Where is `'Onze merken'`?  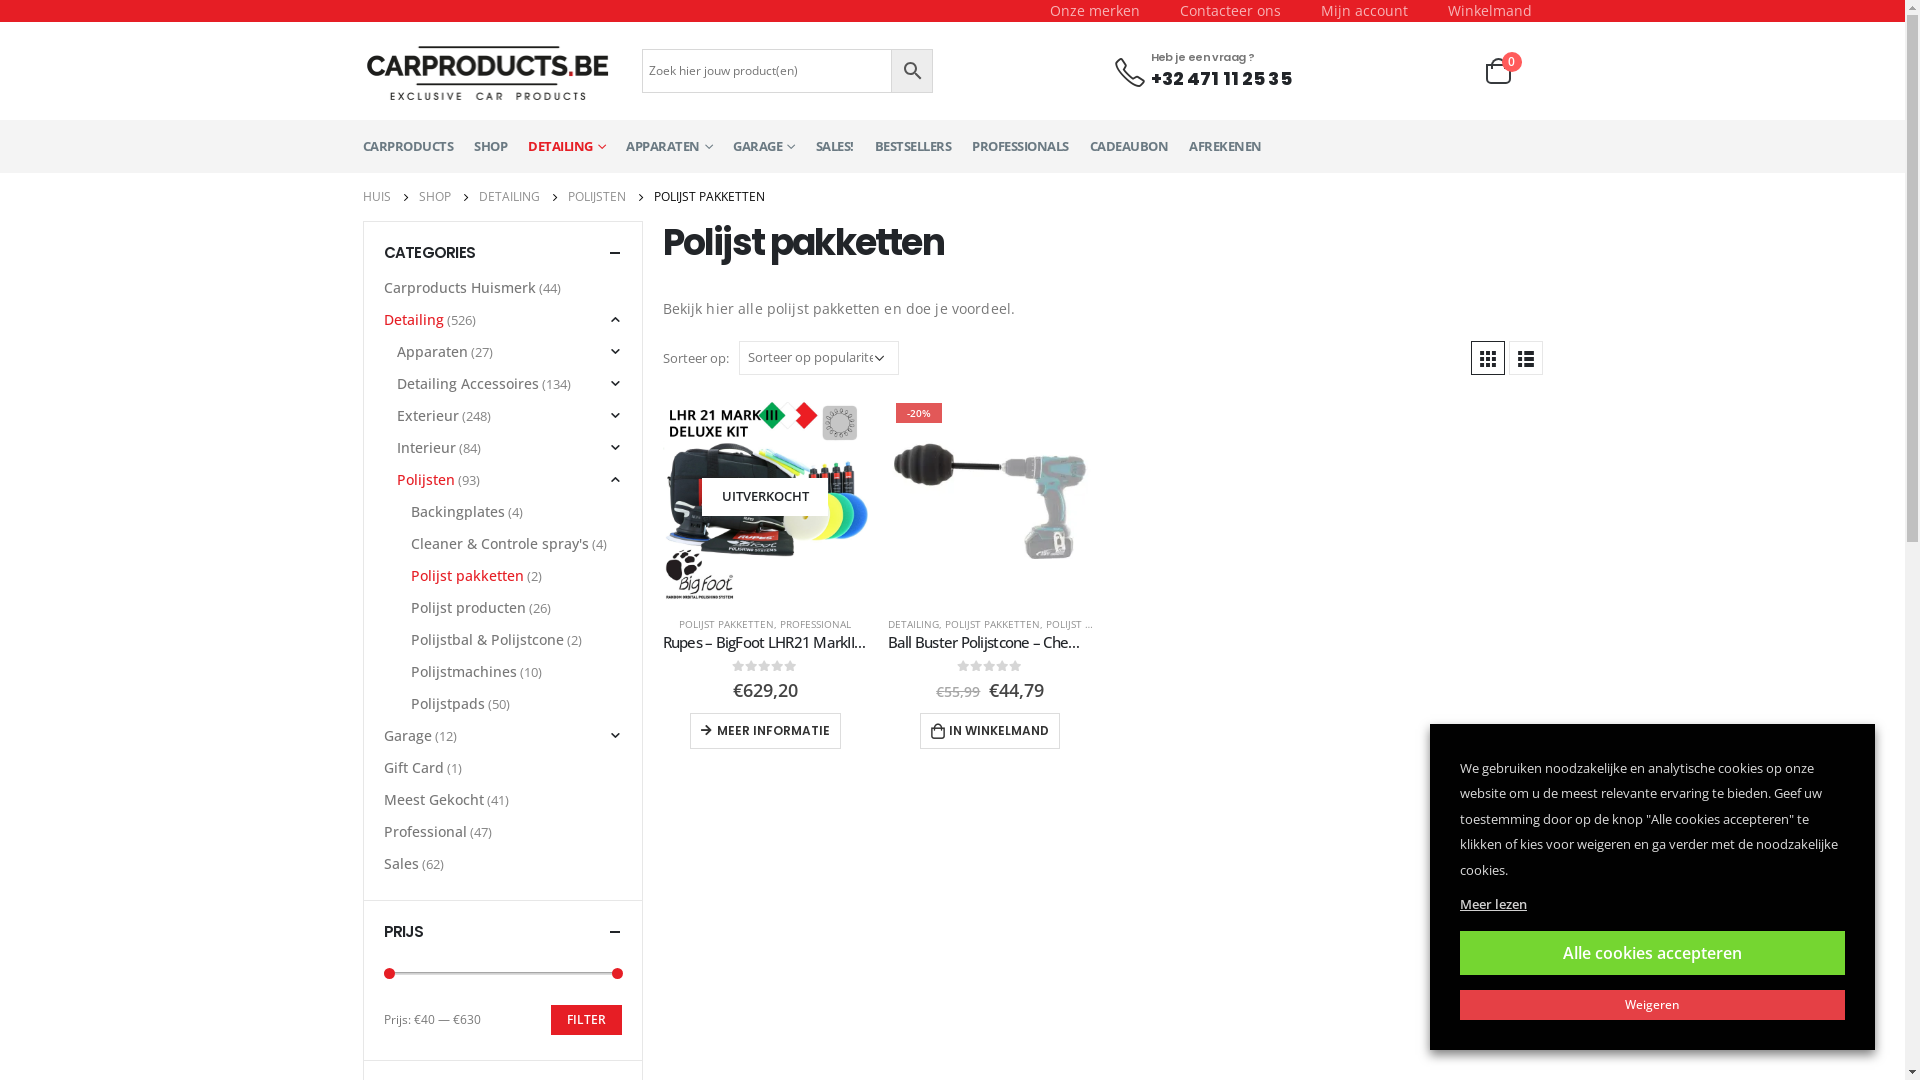 'Onze merken' is located at coordinates (1093, 11).